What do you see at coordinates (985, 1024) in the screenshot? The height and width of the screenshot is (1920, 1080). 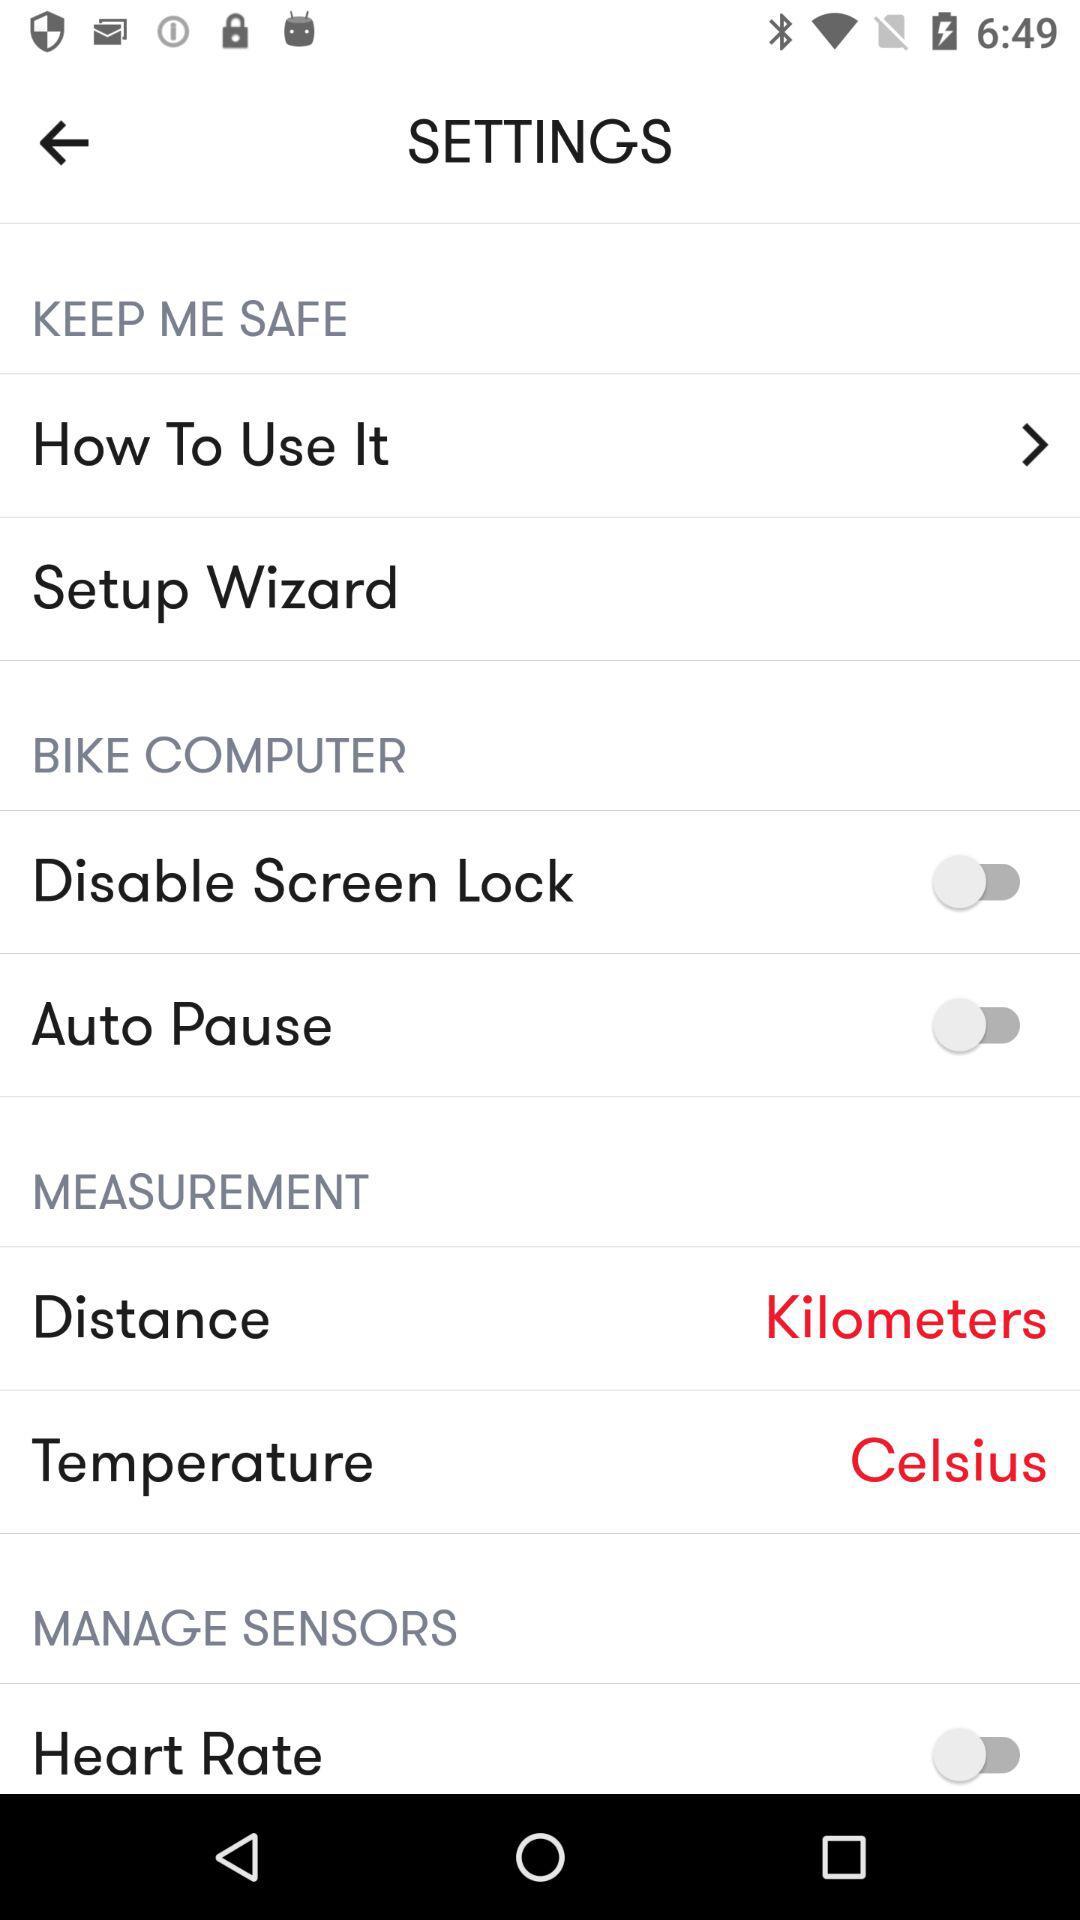 I see `auto pause toggle off` at bounding box center [985, 1024].